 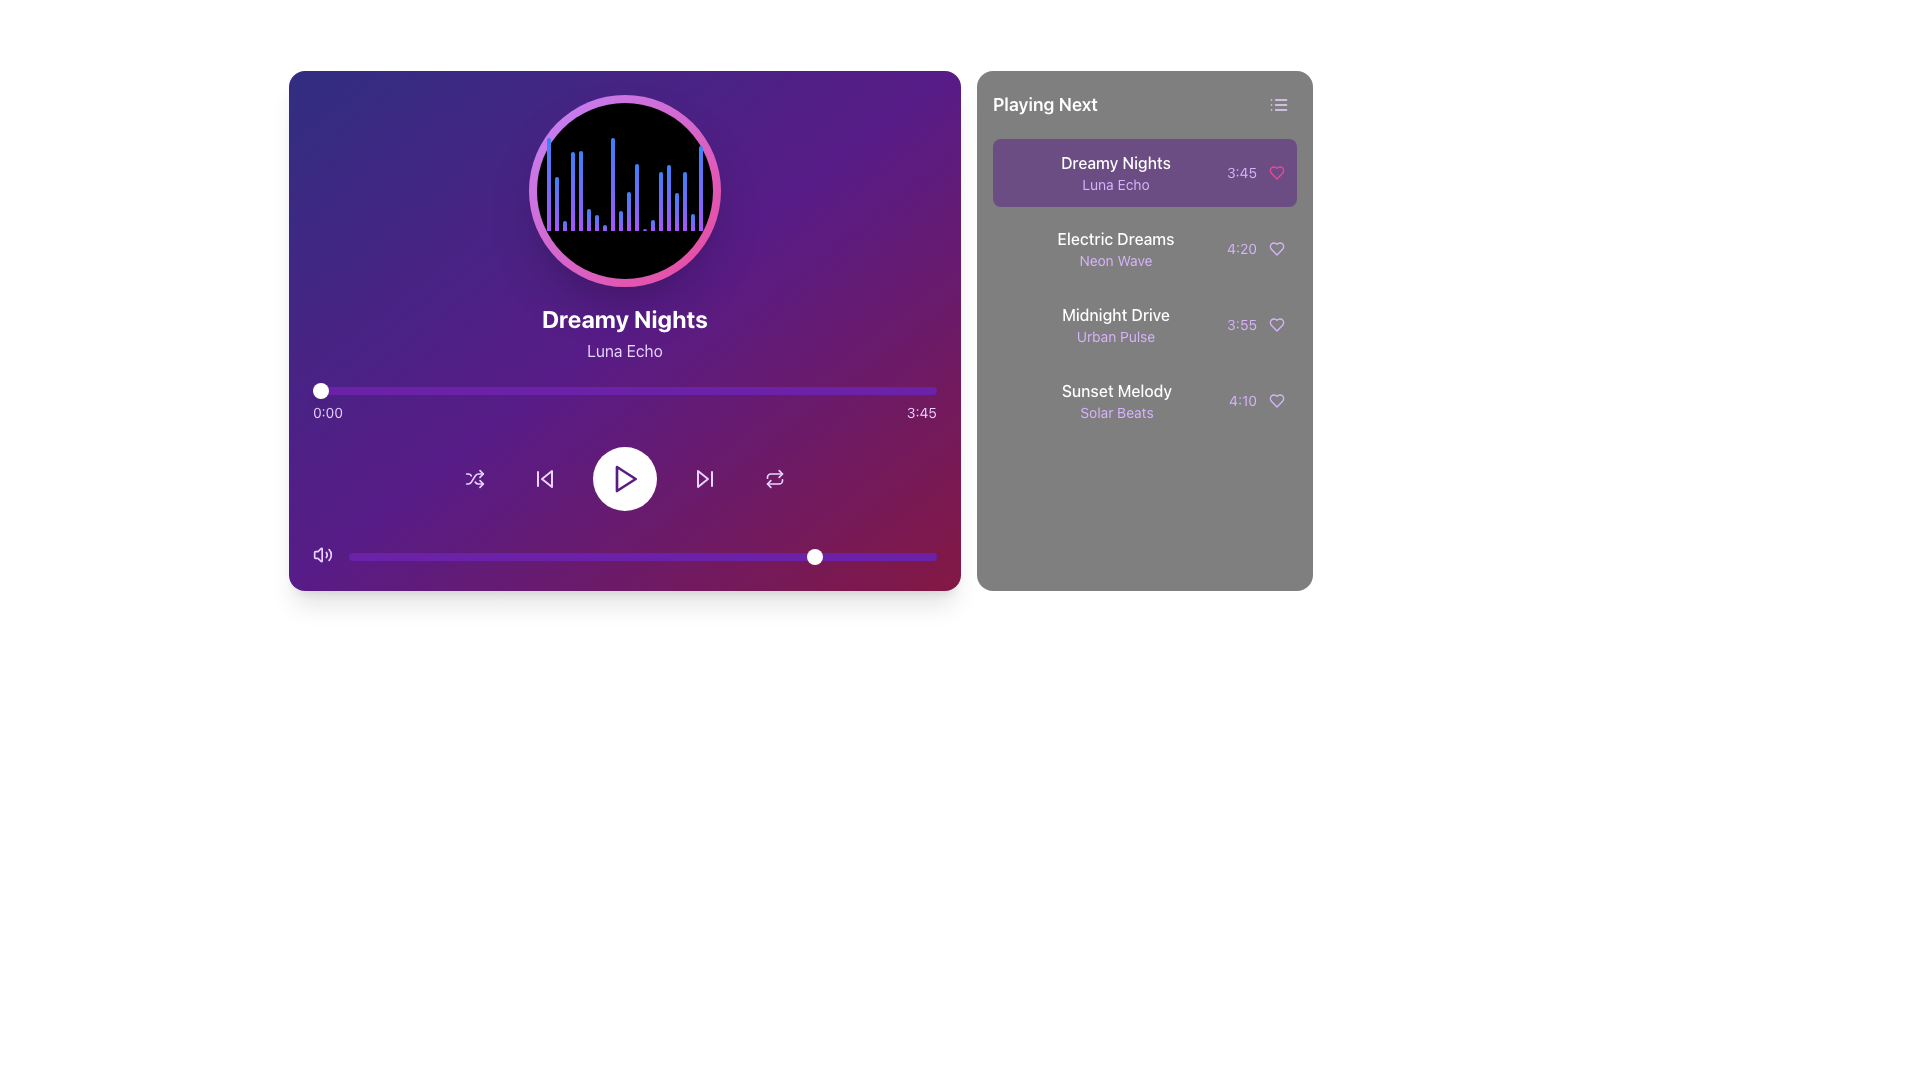 I want to click on the text label reading 'Midnight Drive' and 'Urban Pulse' that is the second entry in the 'Playing Next' panel, located between 'Electric Dreams' and 'Sunset Melody', so click(x=1115, y=323).